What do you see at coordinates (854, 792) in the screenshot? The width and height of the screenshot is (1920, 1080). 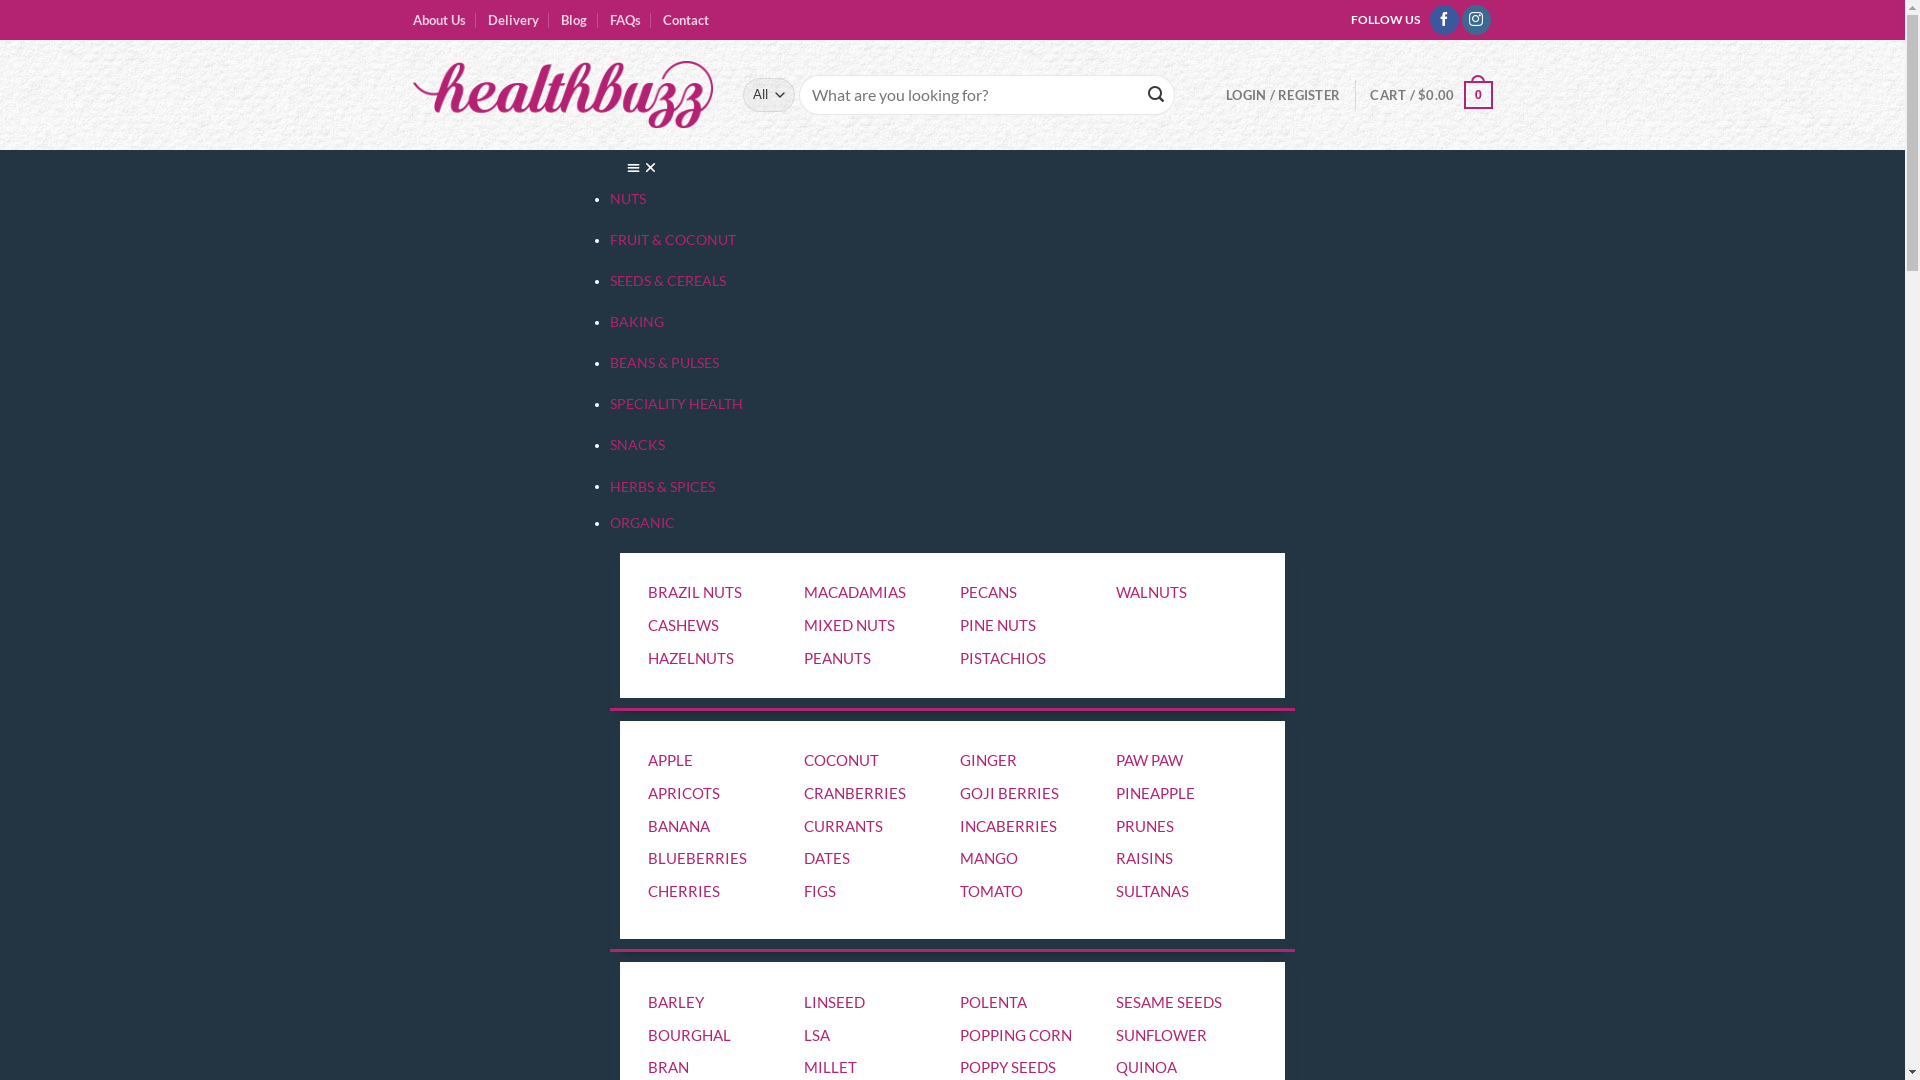 I see `'CRANBERRIES'` at bounding box center [854, 792].